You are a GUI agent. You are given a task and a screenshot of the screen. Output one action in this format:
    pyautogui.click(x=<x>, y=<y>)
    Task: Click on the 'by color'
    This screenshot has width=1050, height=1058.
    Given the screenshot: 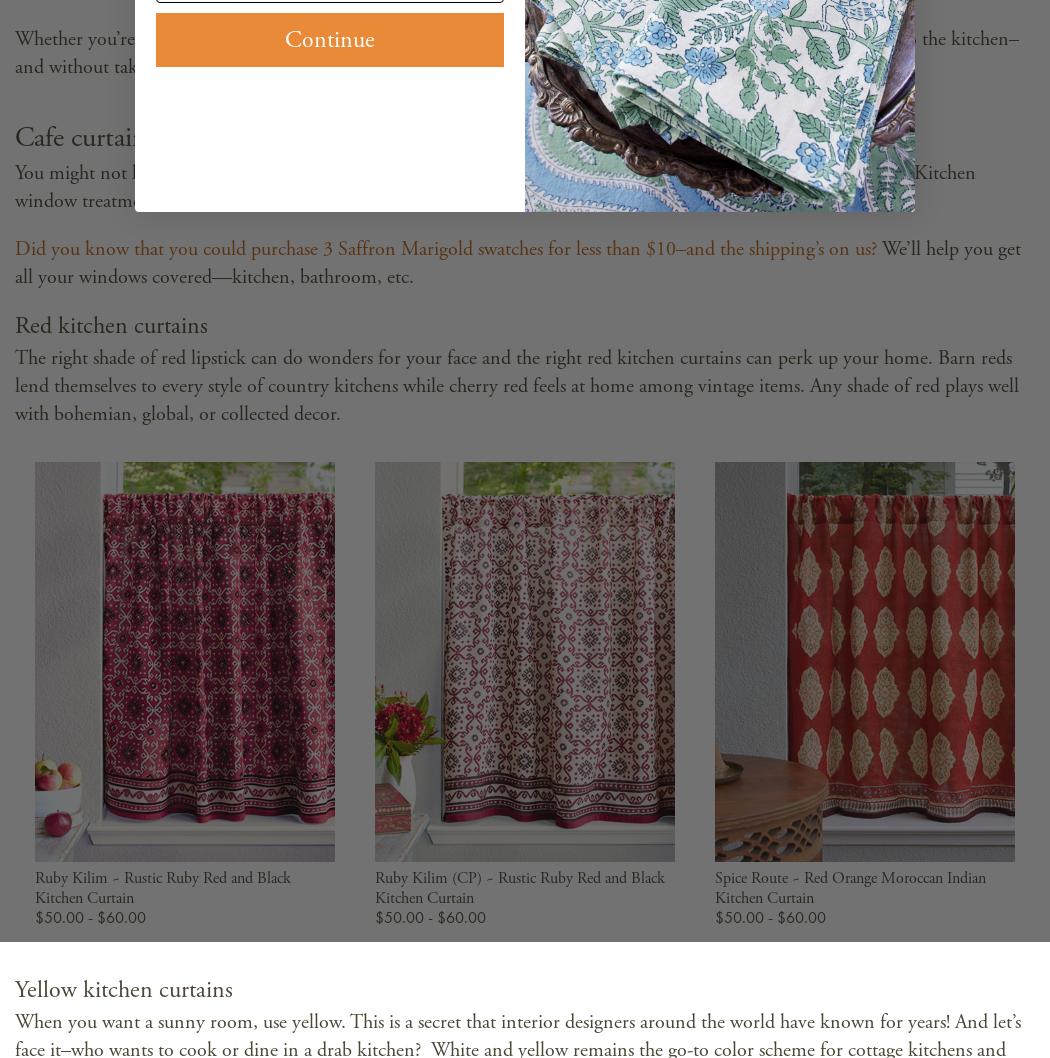 What is the action you would take?
    pyautogui.click(x=365, y=39)
    